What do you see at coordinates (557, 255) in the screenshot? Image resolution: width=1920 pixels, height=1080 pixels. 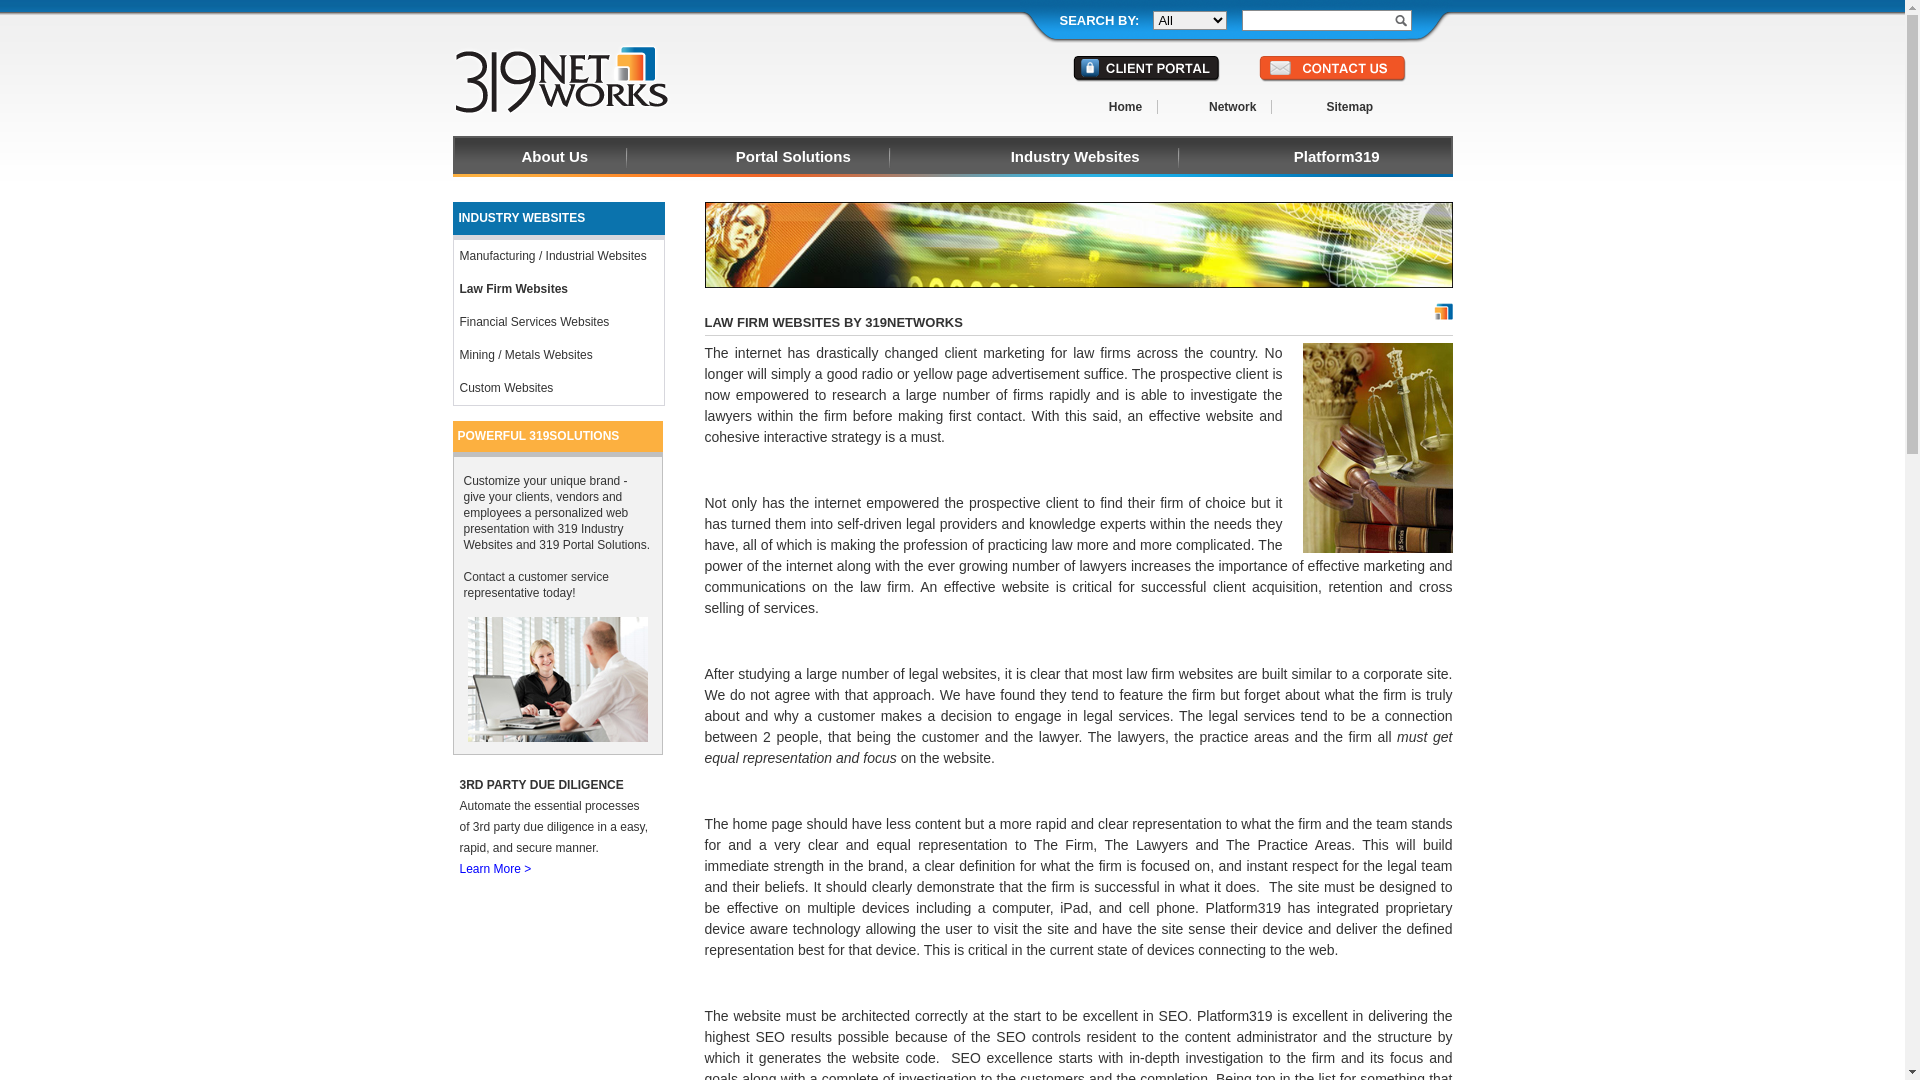 I see `'Manufacturing / Industrial Websites'` at bounding box center [557, 255].